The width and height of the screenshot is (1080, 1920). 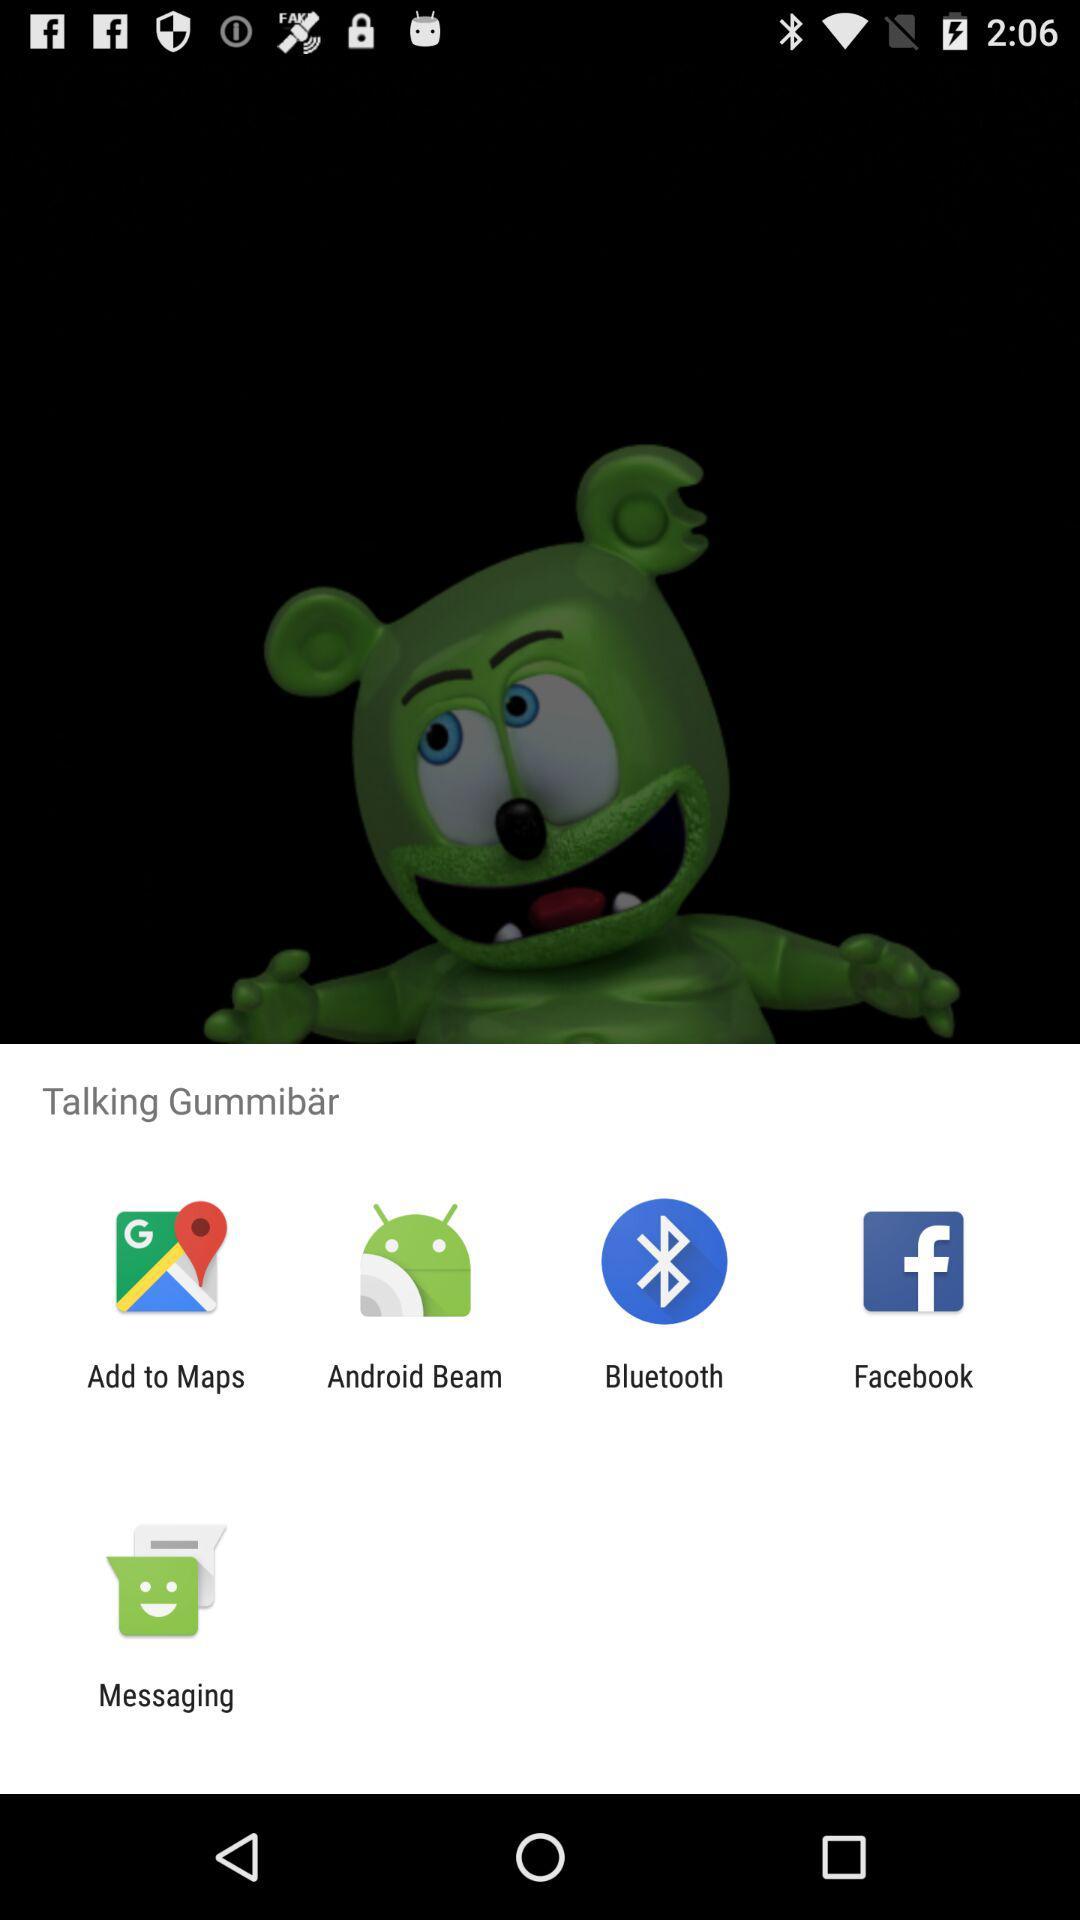 I want to click on the bluetooth icon, so click(x=664, y=1392).